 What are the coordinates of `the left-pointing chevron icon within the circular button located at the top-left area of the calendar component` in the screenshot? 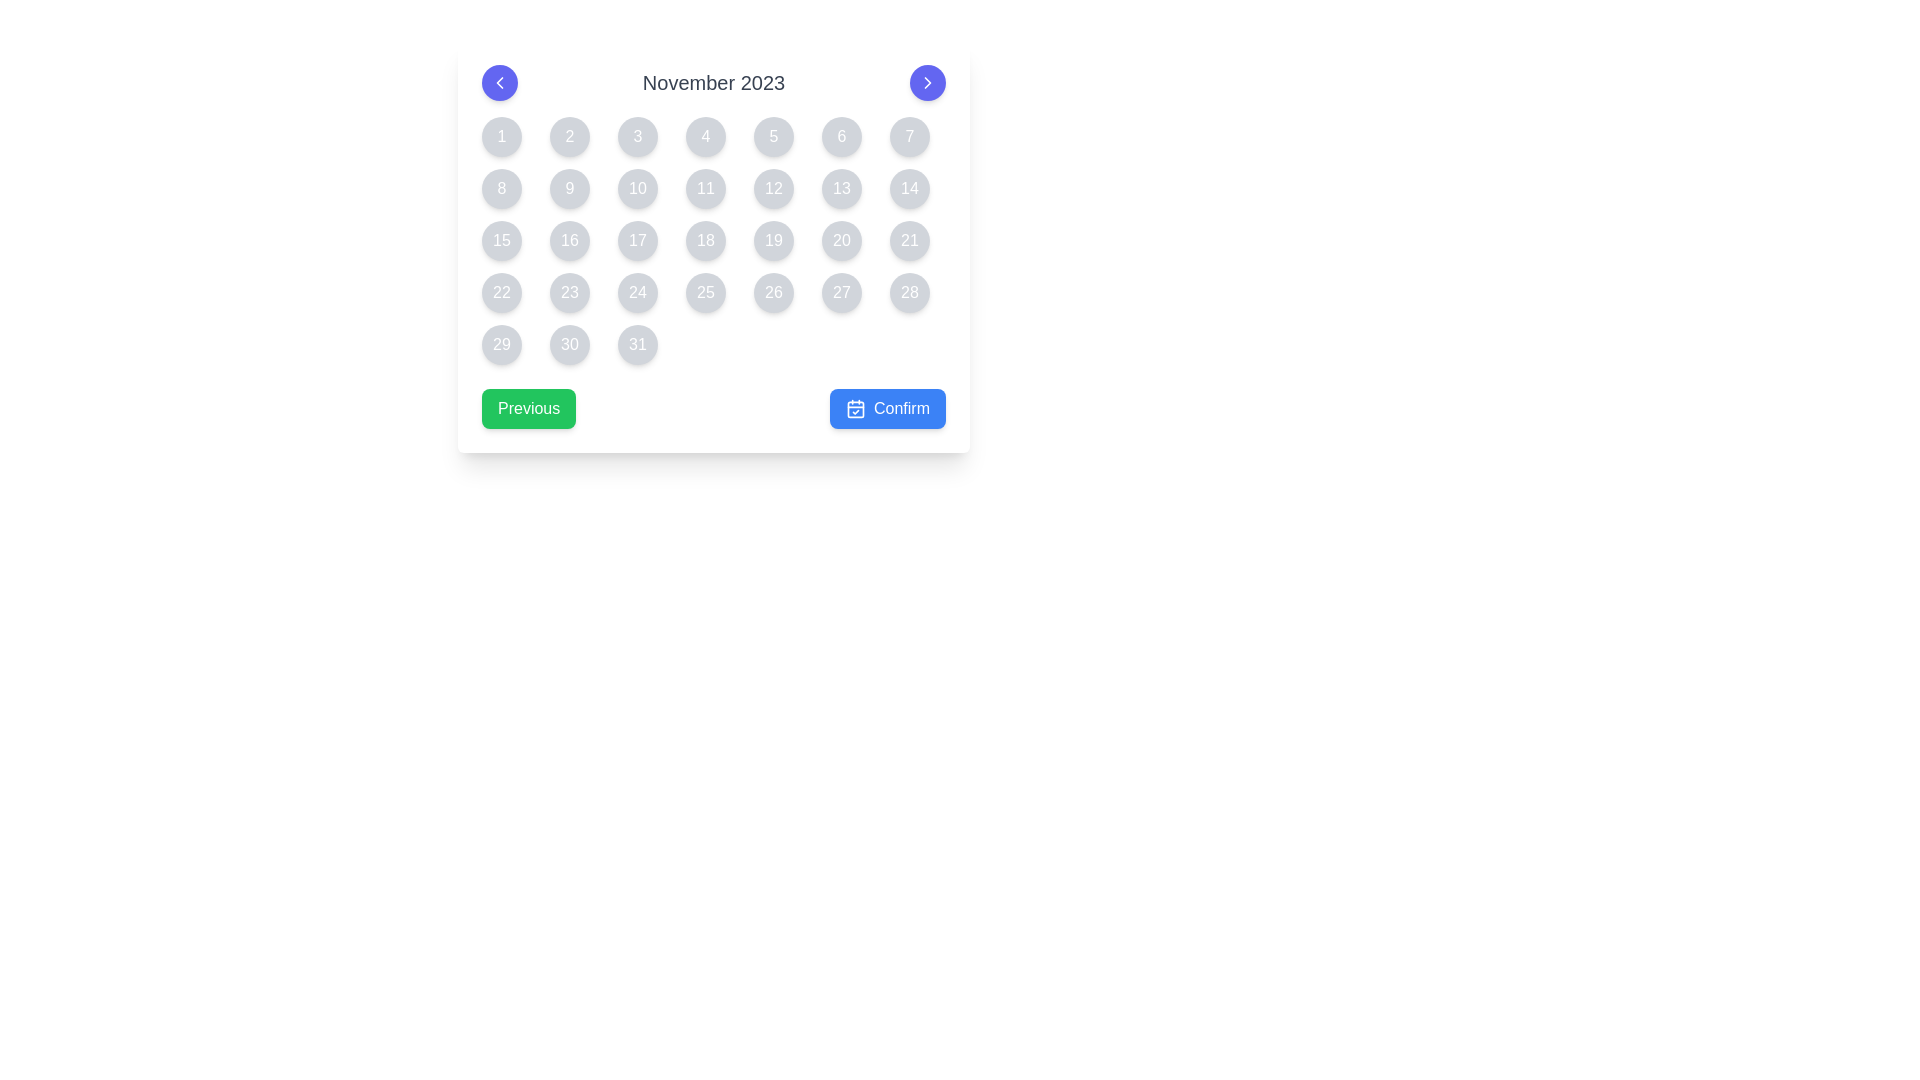 It's located at (499, 82).